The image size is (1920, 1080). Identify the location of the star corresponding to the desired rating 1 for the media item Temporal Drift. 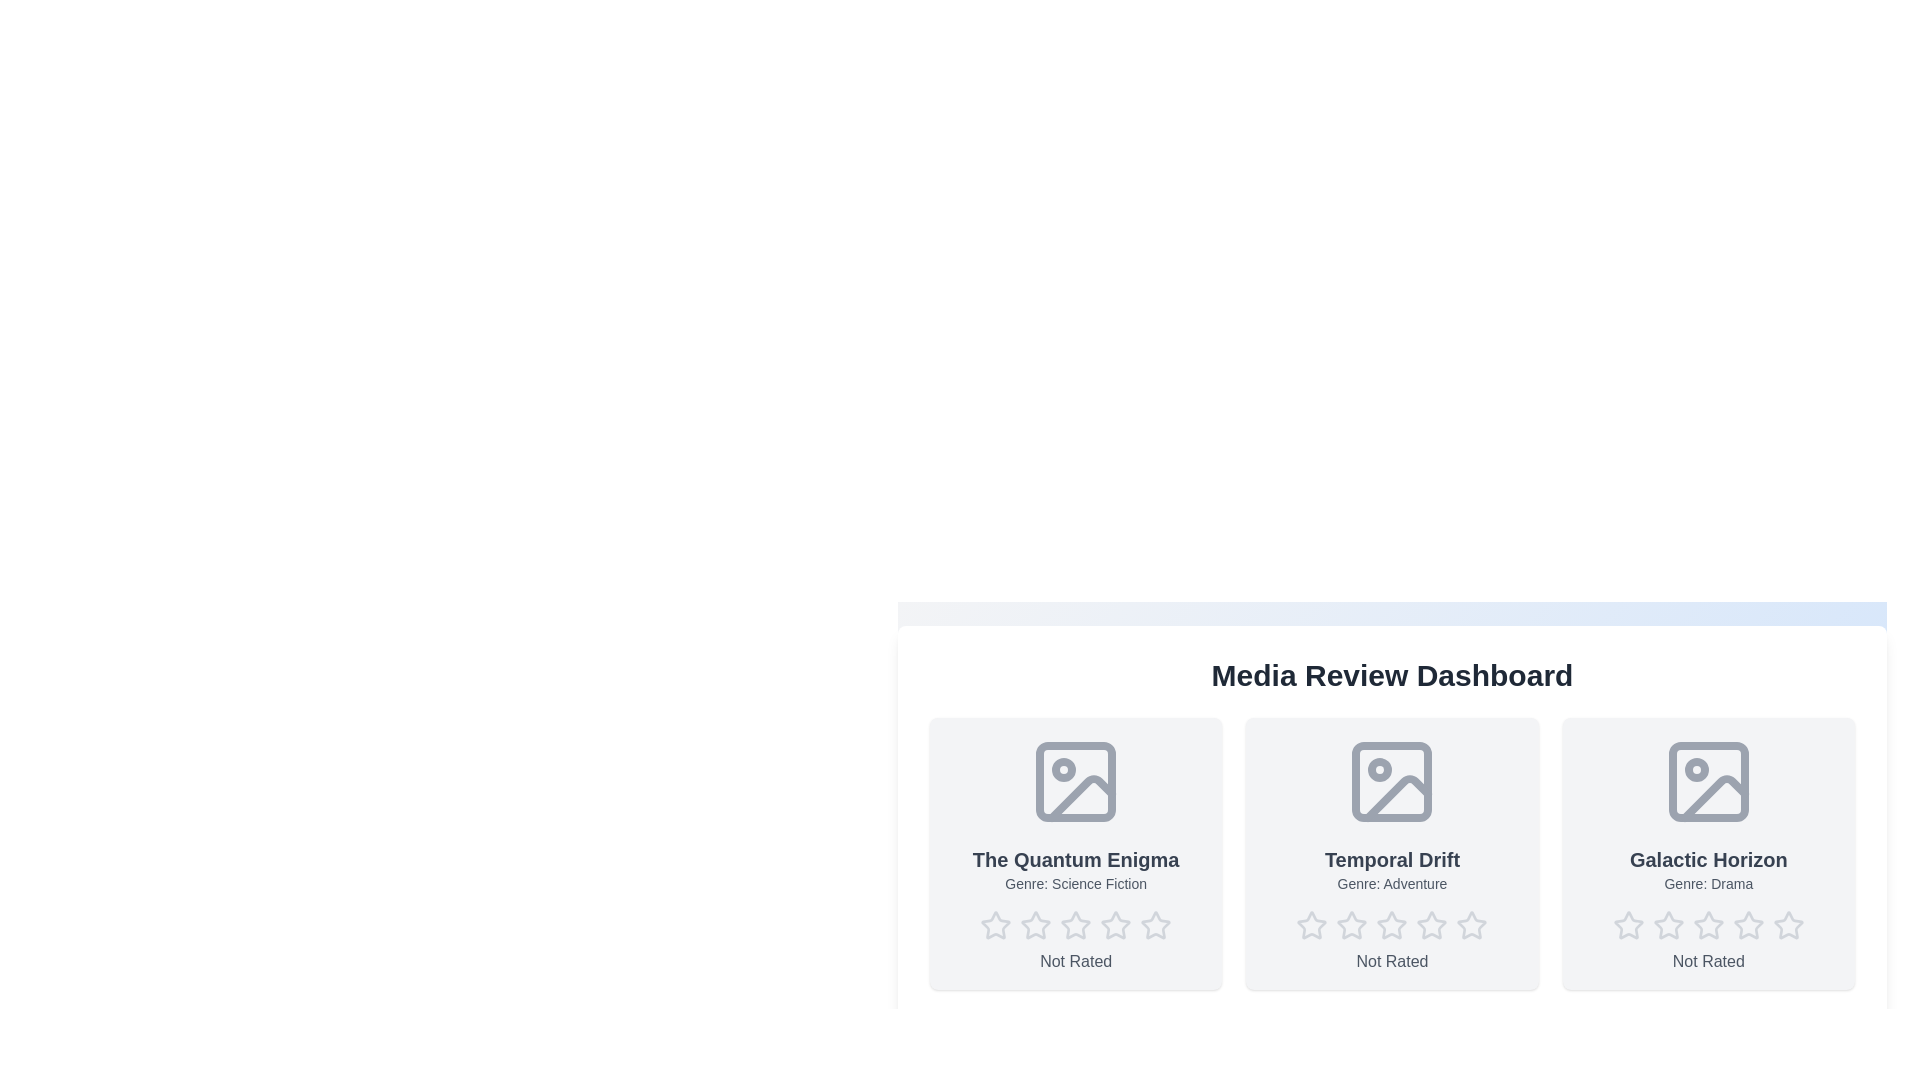
(1312, 925).